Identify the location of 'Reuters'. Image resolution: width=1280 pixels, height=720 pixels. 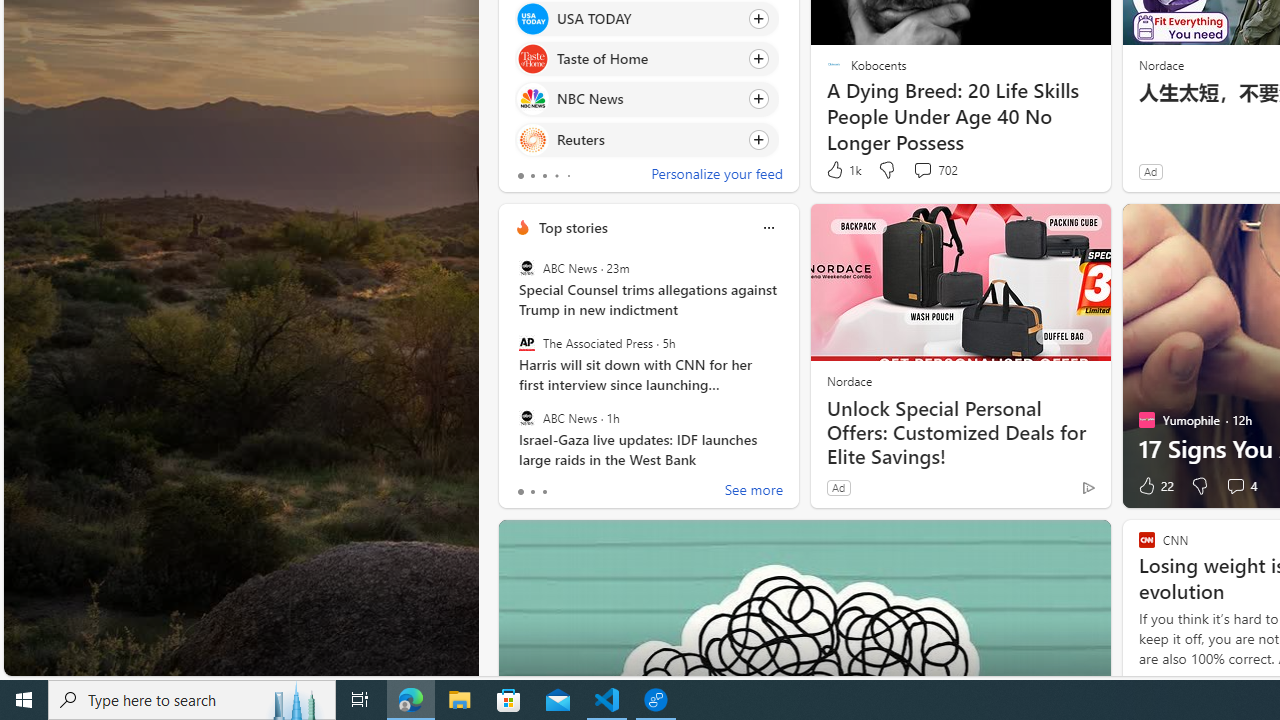
(532, 138).